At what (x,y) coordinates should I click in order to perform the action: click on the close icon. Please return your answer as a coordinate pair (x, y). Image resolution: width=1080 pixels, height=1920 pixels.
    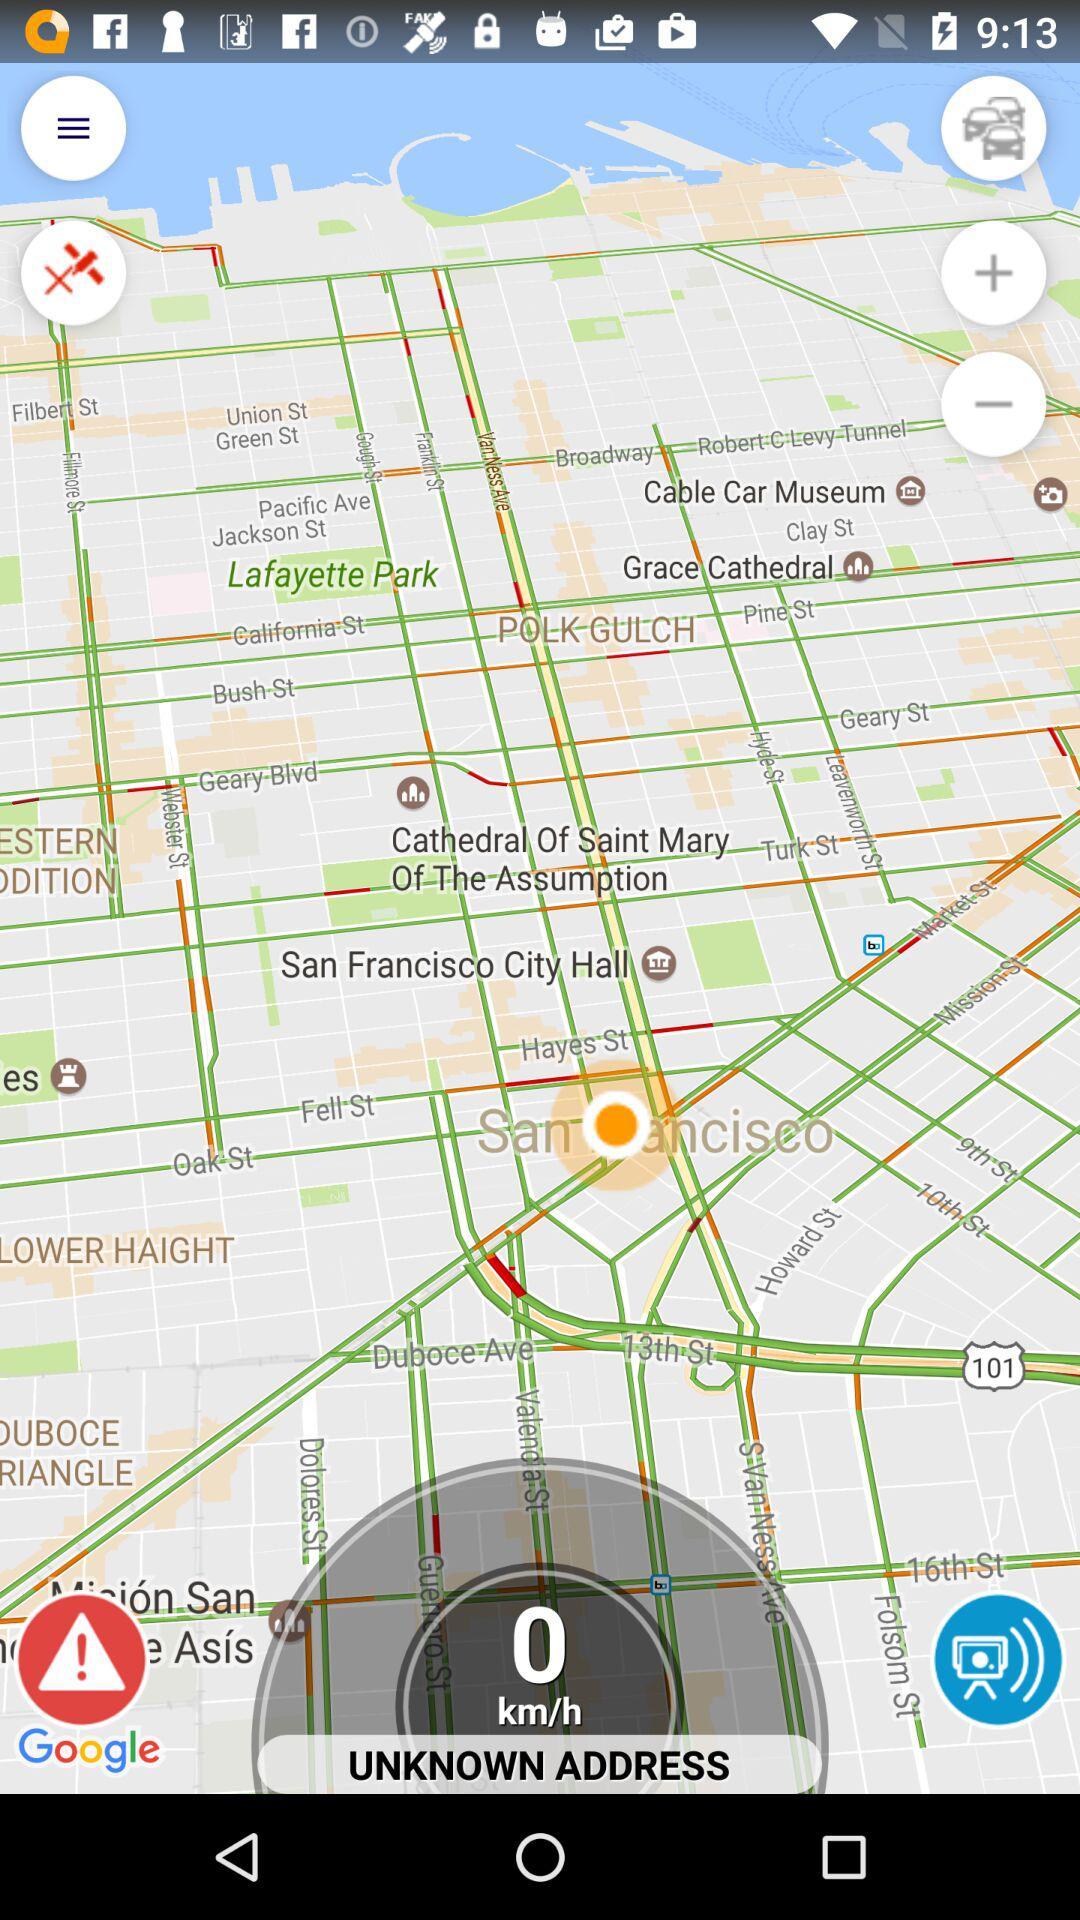
    Looking at the image, I should click on (72, 291).